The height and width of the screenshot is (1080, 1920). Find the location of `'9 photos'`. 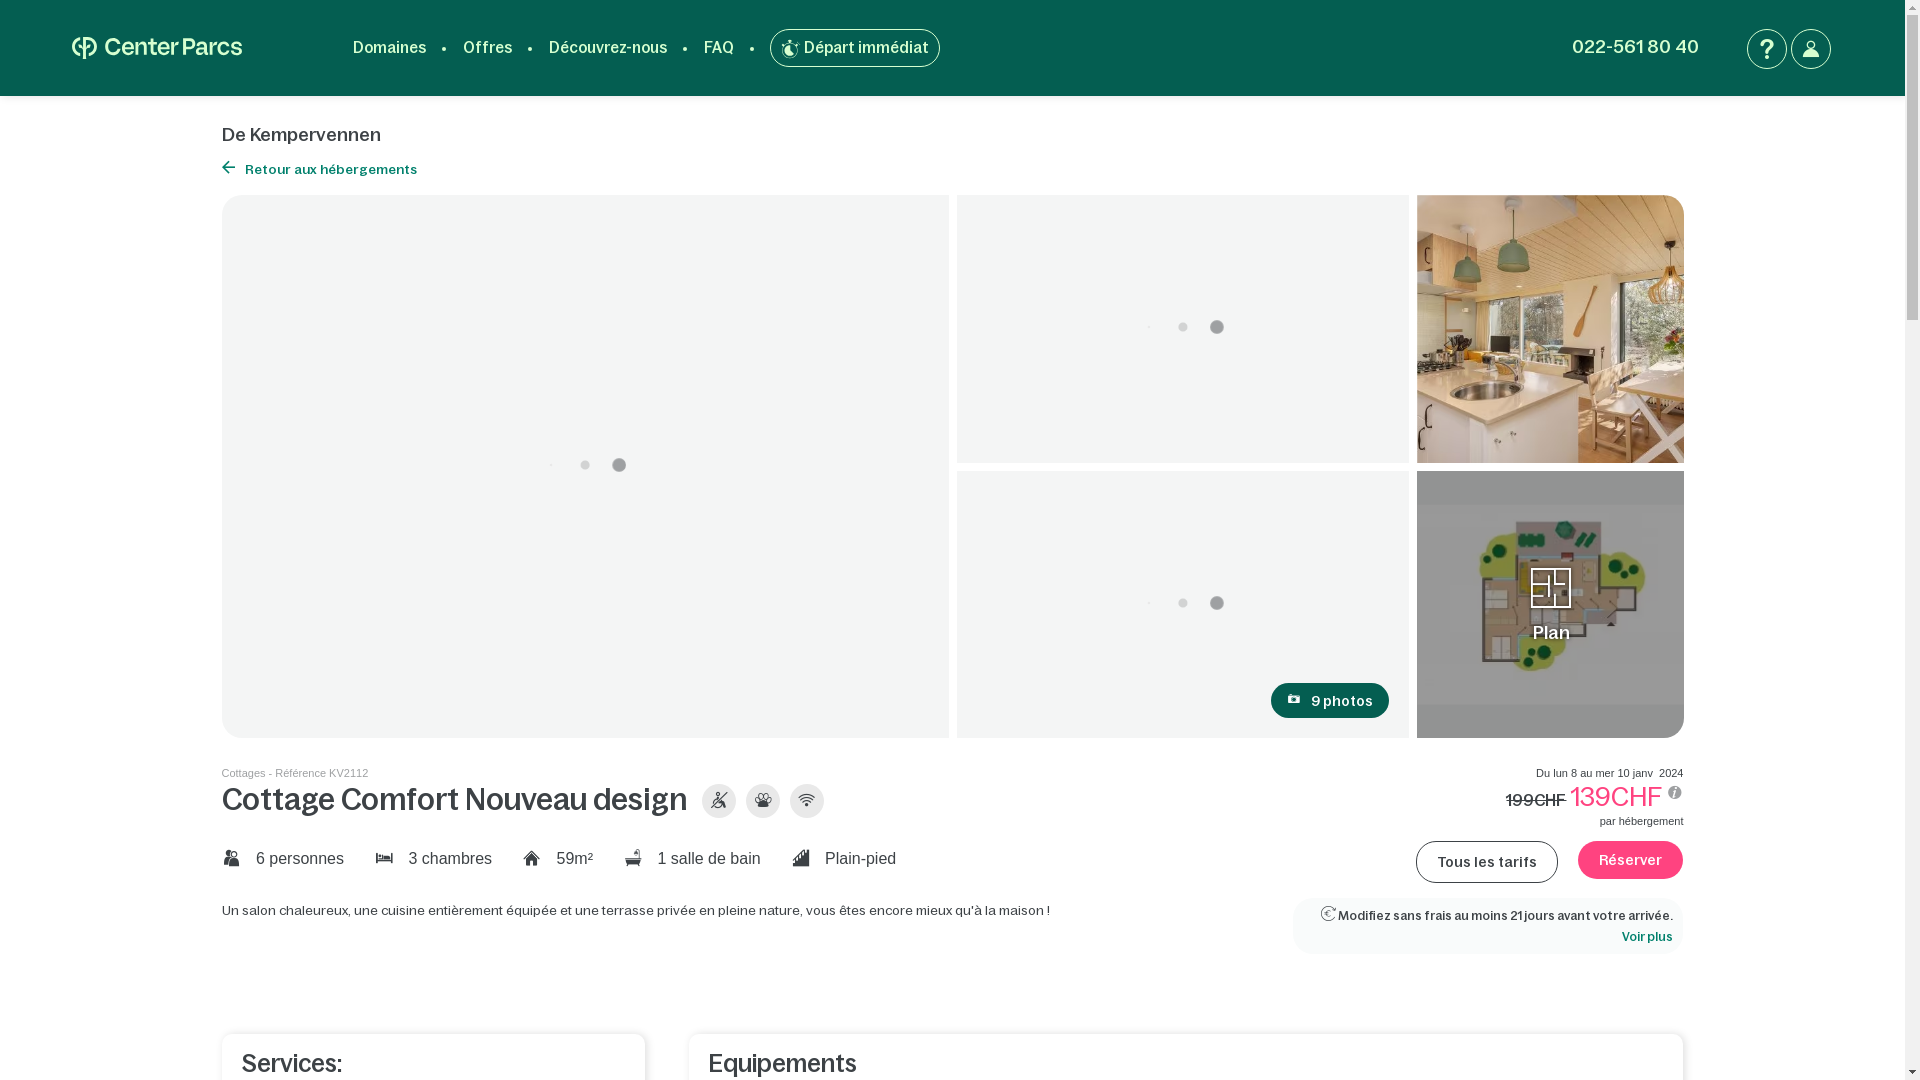

'9 photos' is located at coordinates (1329, 699).